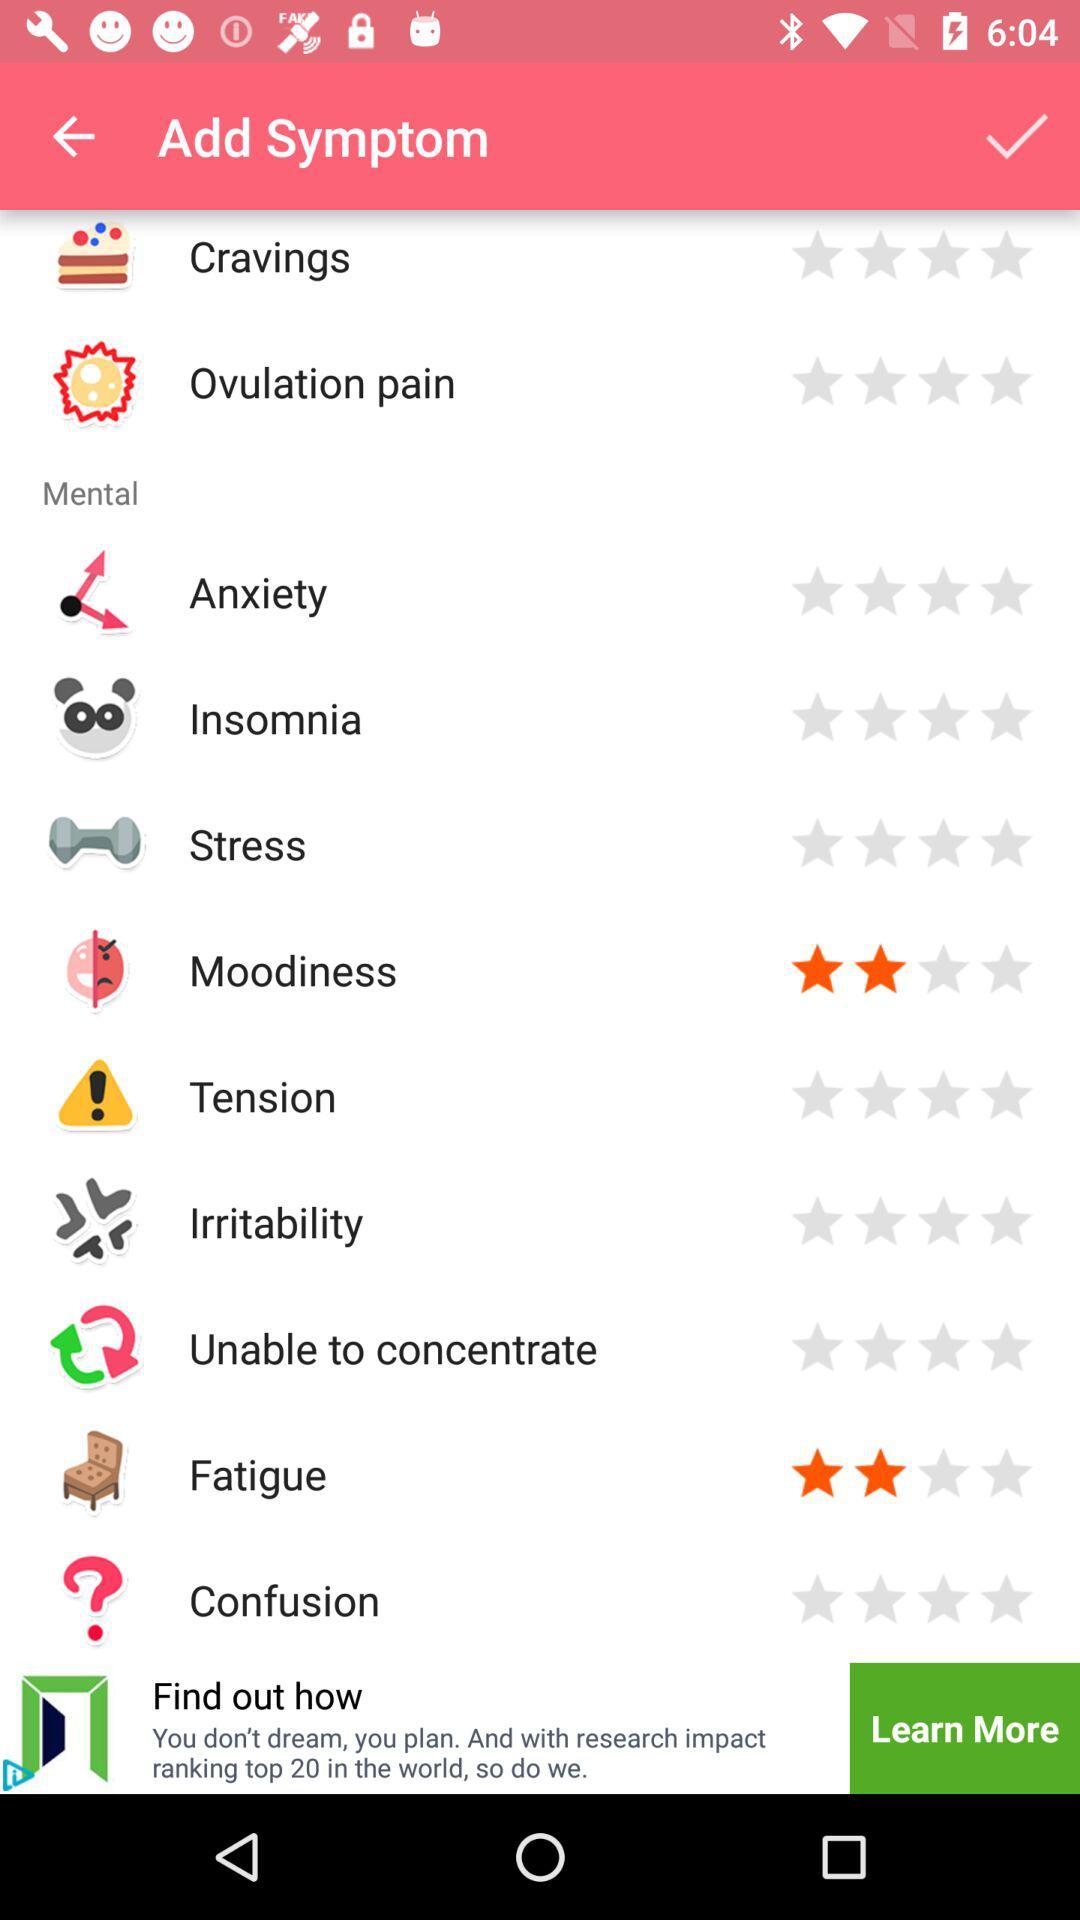  I want to click on click the star, so click(817, 1094).